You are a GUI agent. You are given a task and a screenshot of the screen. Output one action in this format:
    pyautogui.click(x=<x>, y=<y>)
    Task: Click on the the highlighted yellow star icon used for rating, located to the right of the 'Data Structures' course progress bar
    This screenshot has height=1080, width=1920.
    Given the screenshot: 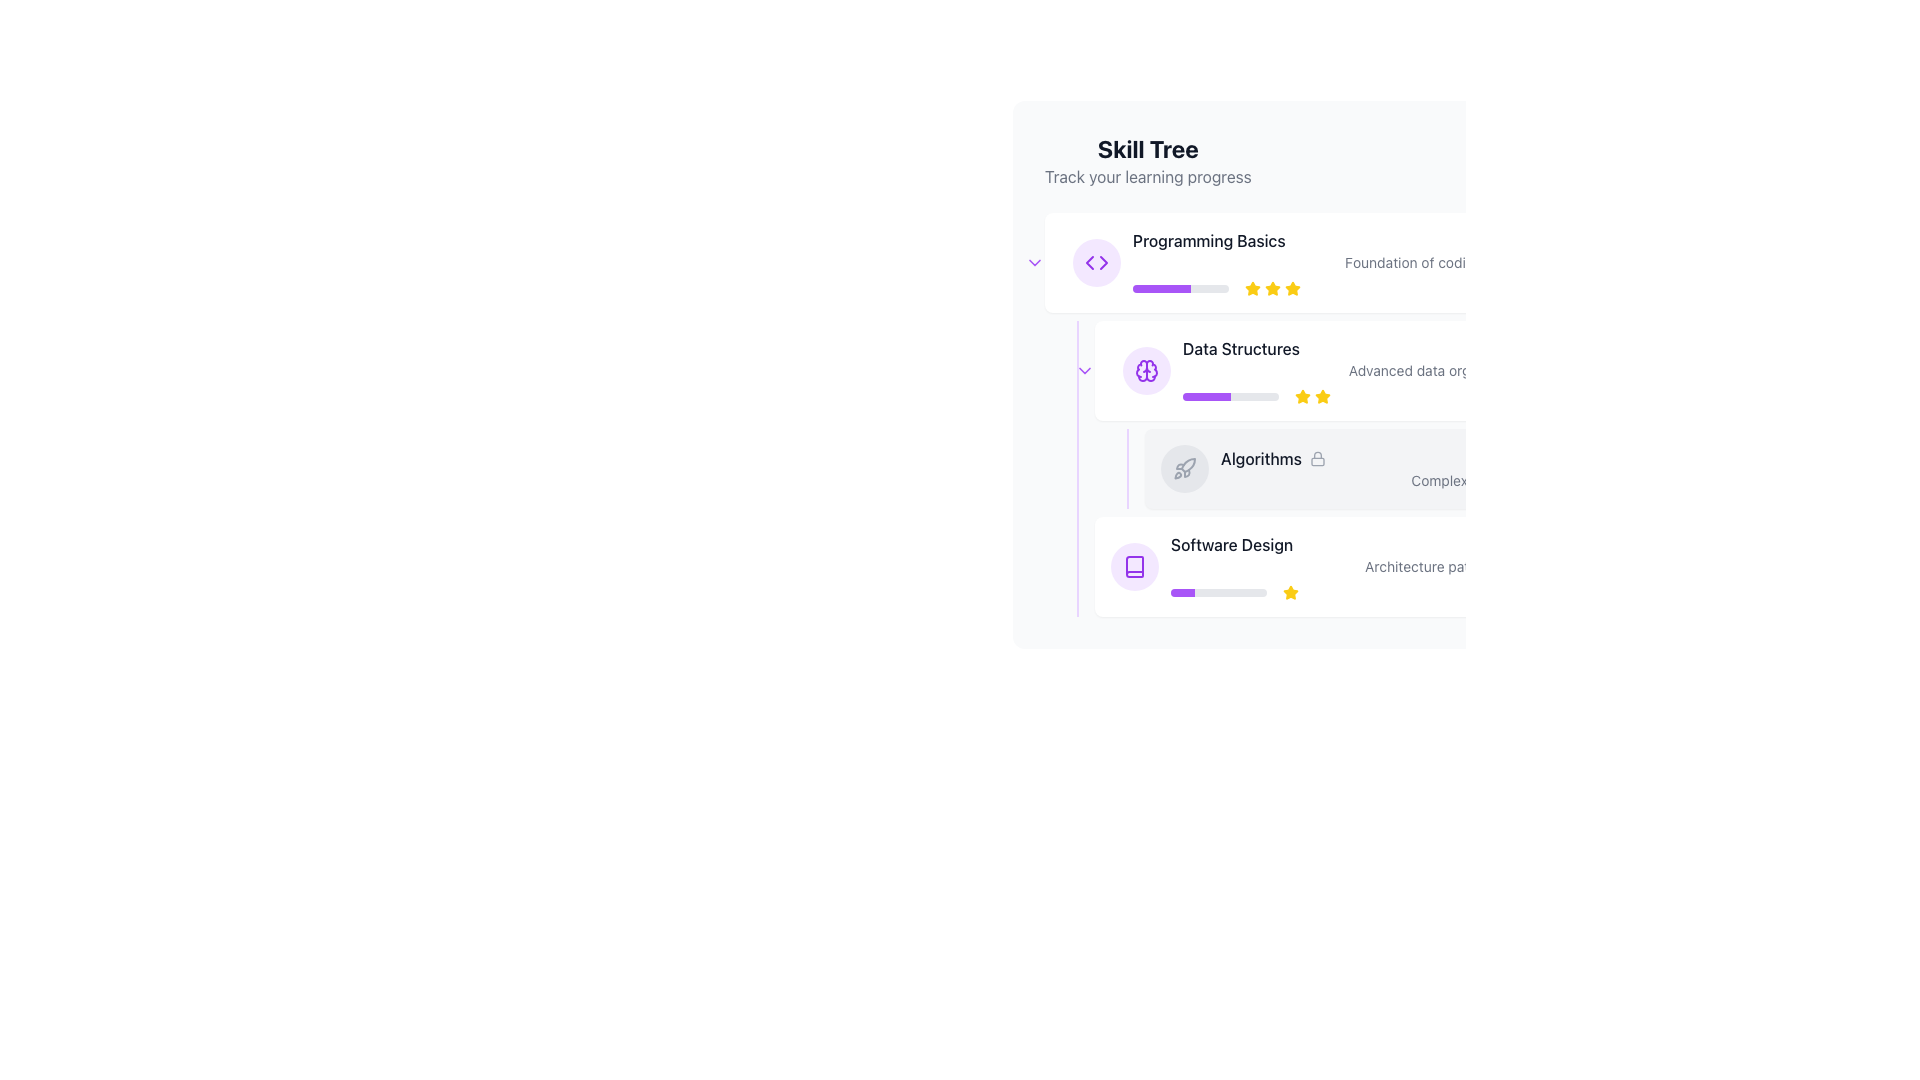 What is the action you would take?
    pyautogui.click(x=1323, y=396)
    